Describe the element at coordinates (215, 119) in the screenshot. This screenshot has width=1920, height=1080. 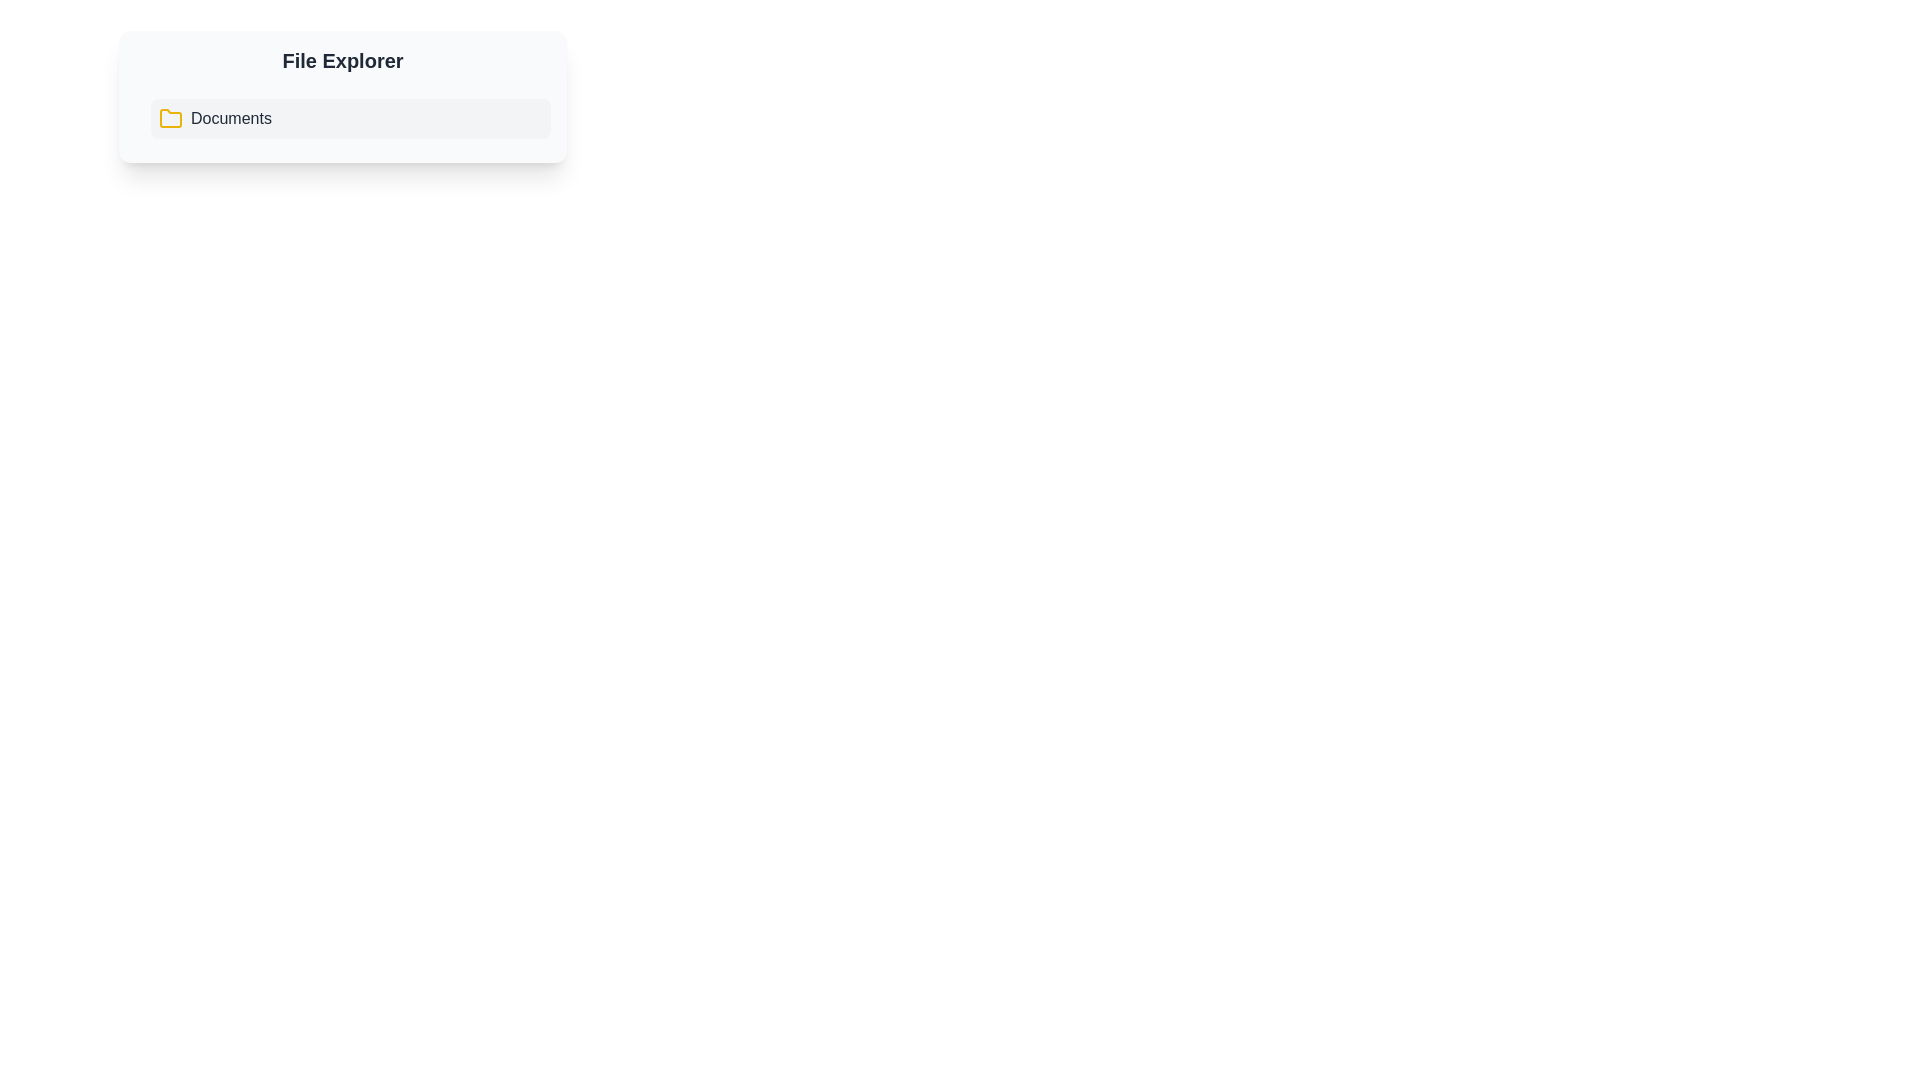
I see `the folder icon labeled 'Documents'` at that location.